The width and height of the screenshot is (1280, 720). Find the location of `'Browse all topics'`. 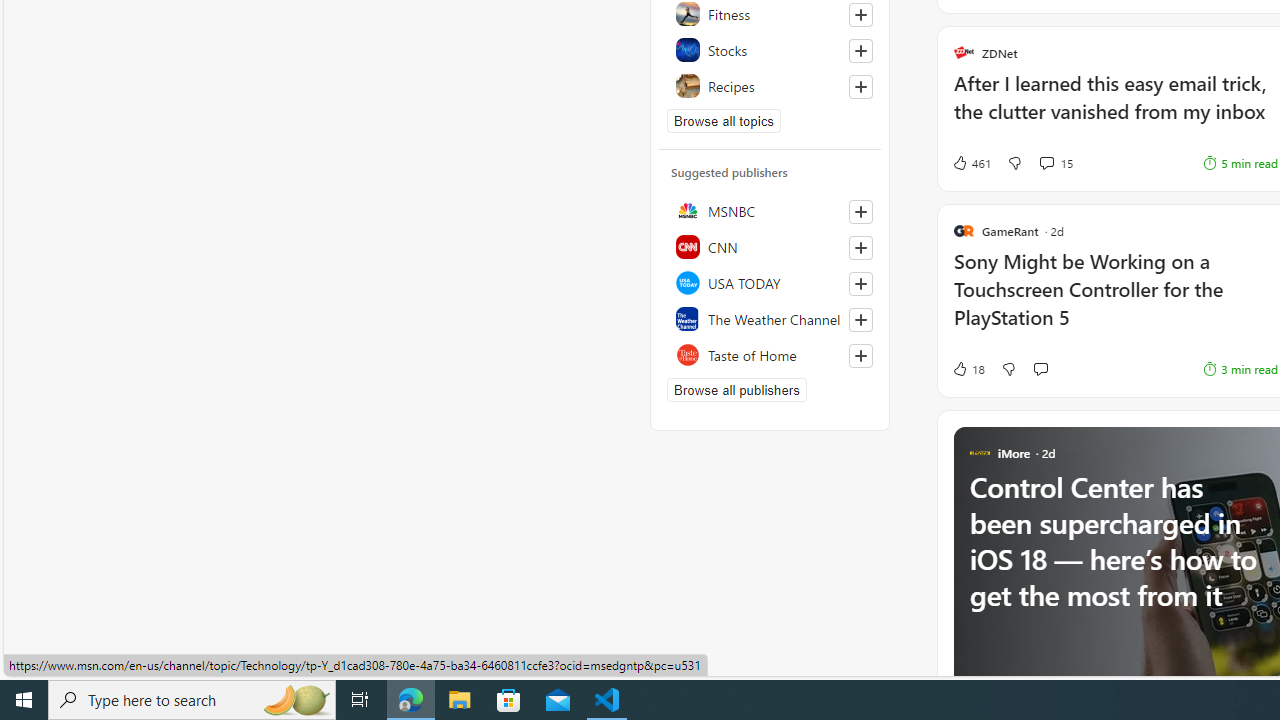

'Browse all topics' is located at coordinates (723, 120).